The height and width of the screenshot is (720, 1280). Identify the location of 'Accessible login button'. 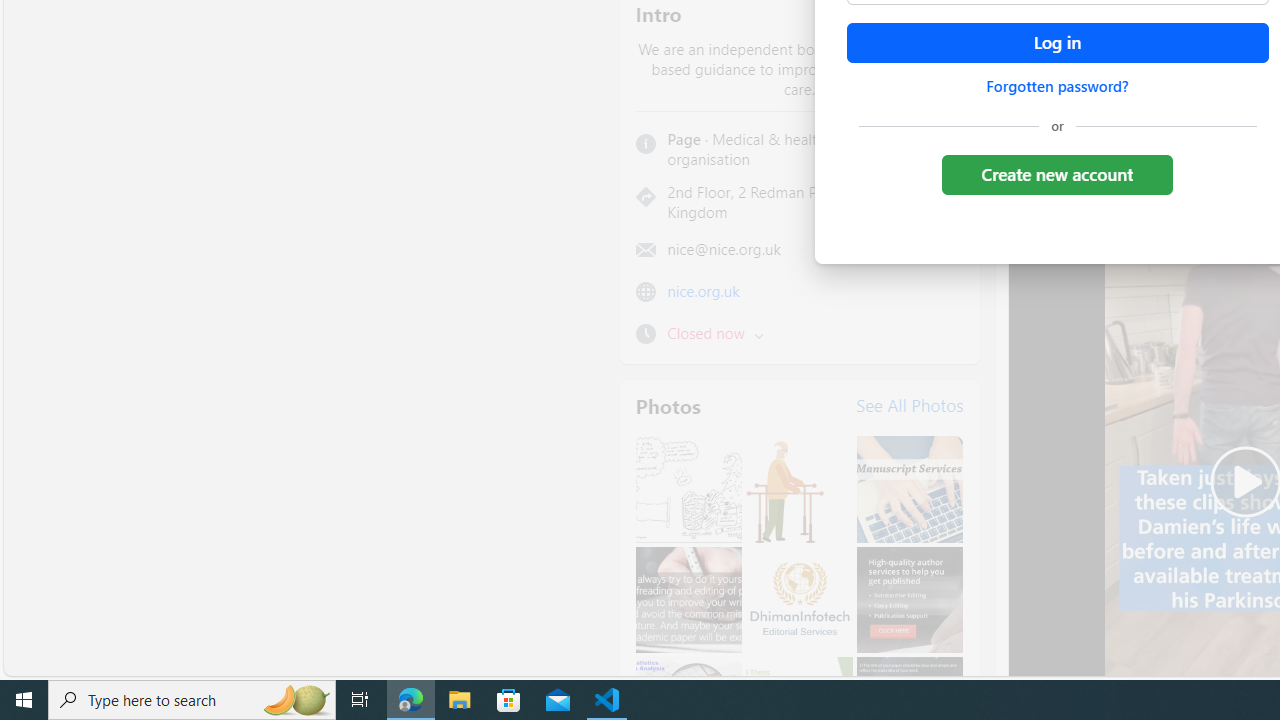
(1056, 43).